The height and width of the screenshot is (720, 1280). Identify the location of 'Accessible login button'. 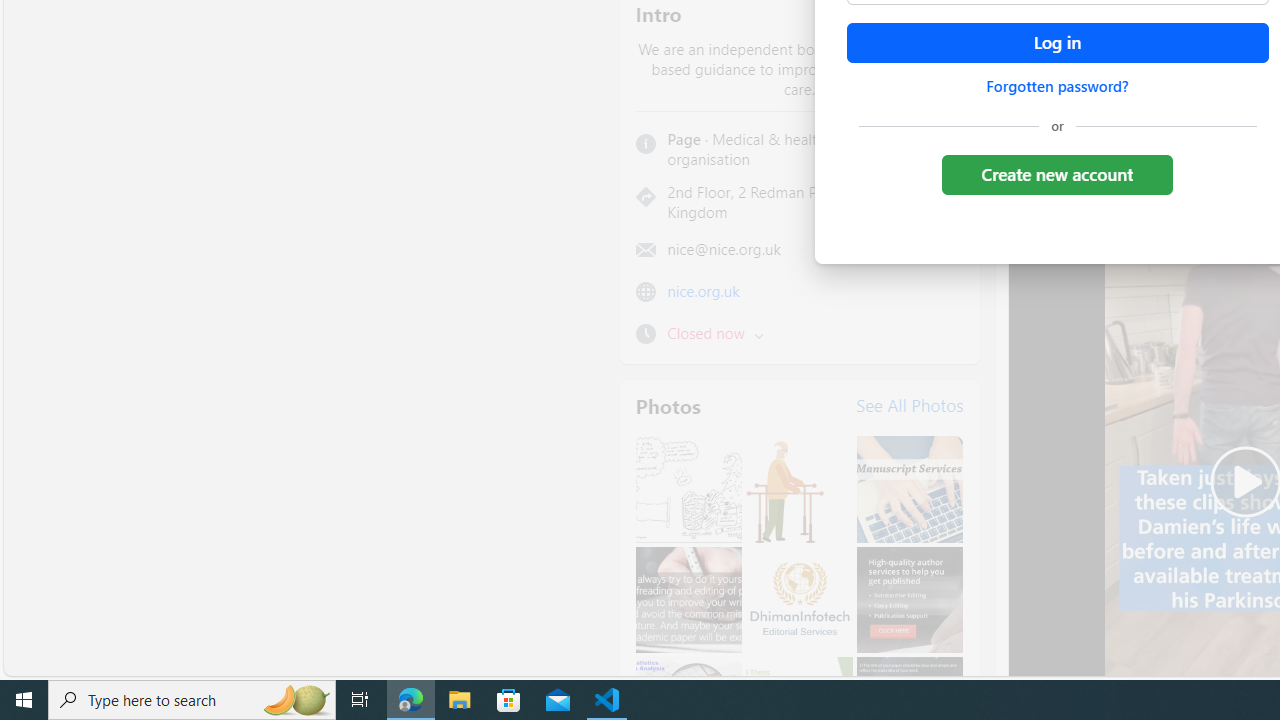
(1056, 43).